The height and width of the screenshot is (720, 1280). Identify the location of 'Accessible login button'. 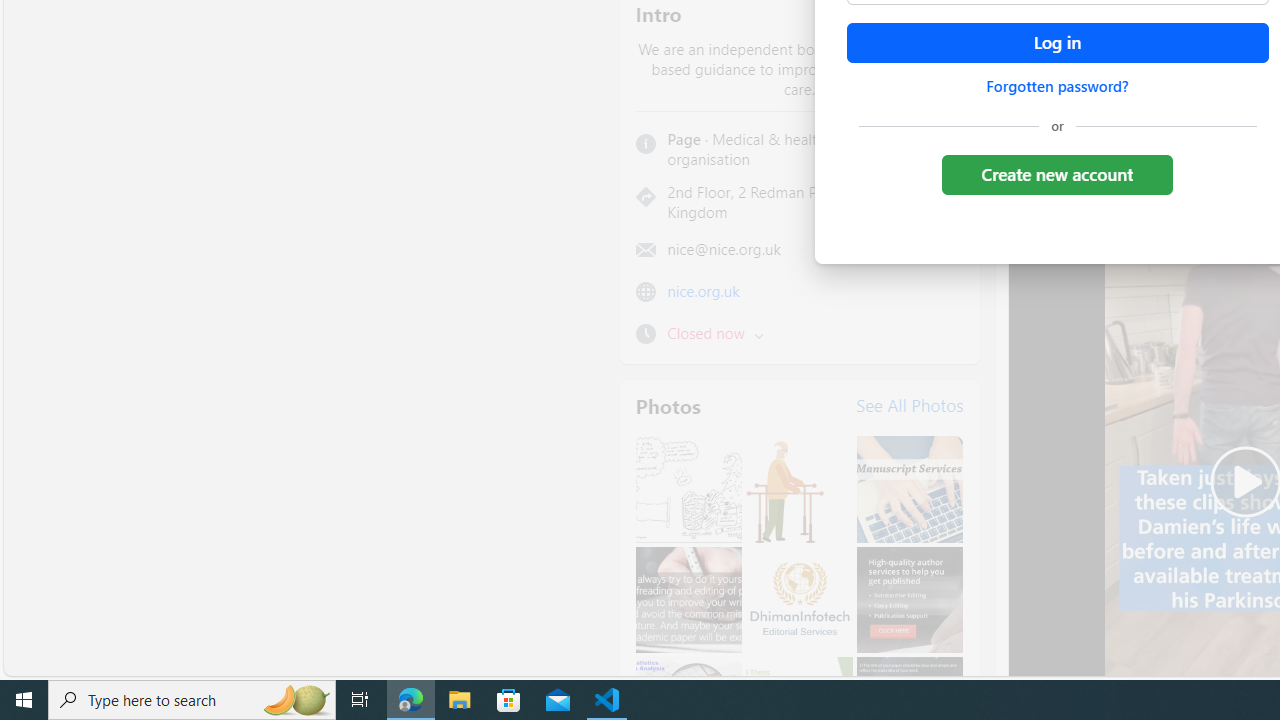
(1056, 43).